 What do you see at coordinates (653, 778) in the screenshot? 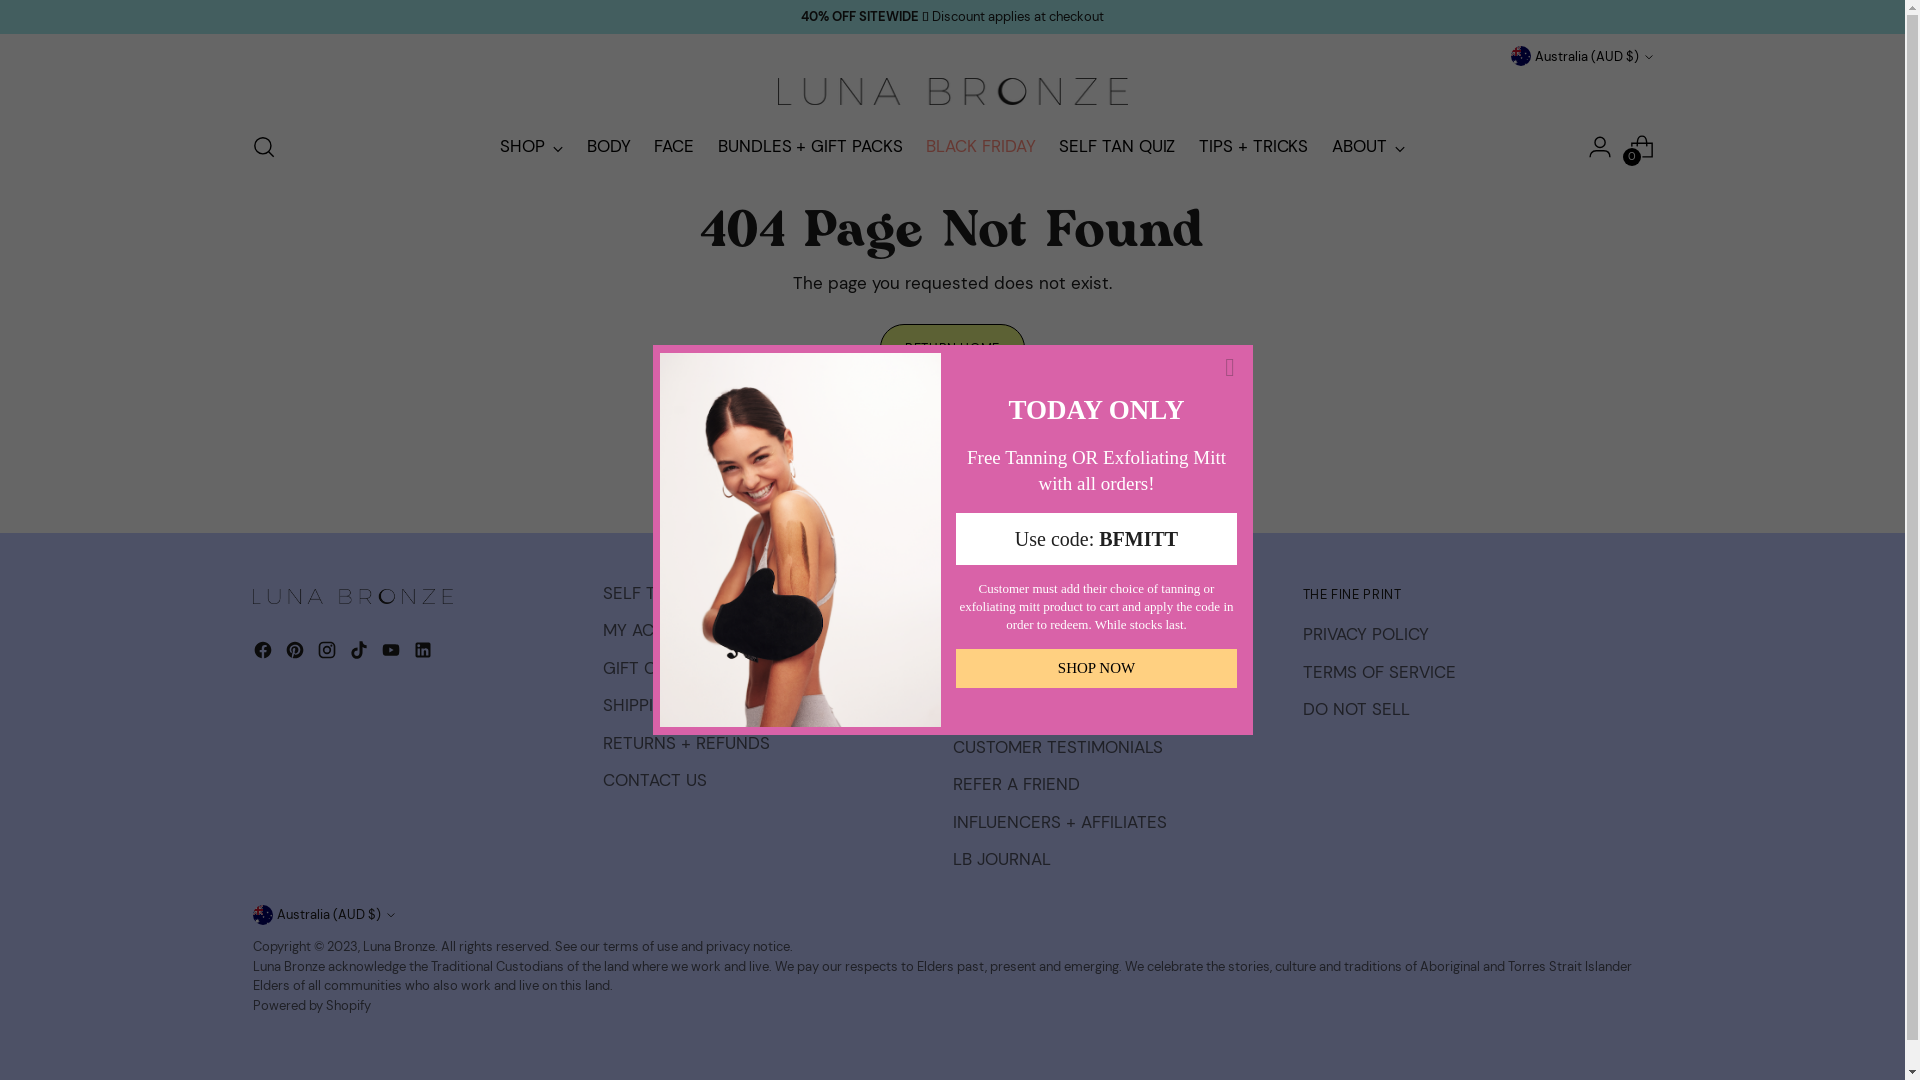
I see `'CONTACT US'` at bounding box center [653, 778].